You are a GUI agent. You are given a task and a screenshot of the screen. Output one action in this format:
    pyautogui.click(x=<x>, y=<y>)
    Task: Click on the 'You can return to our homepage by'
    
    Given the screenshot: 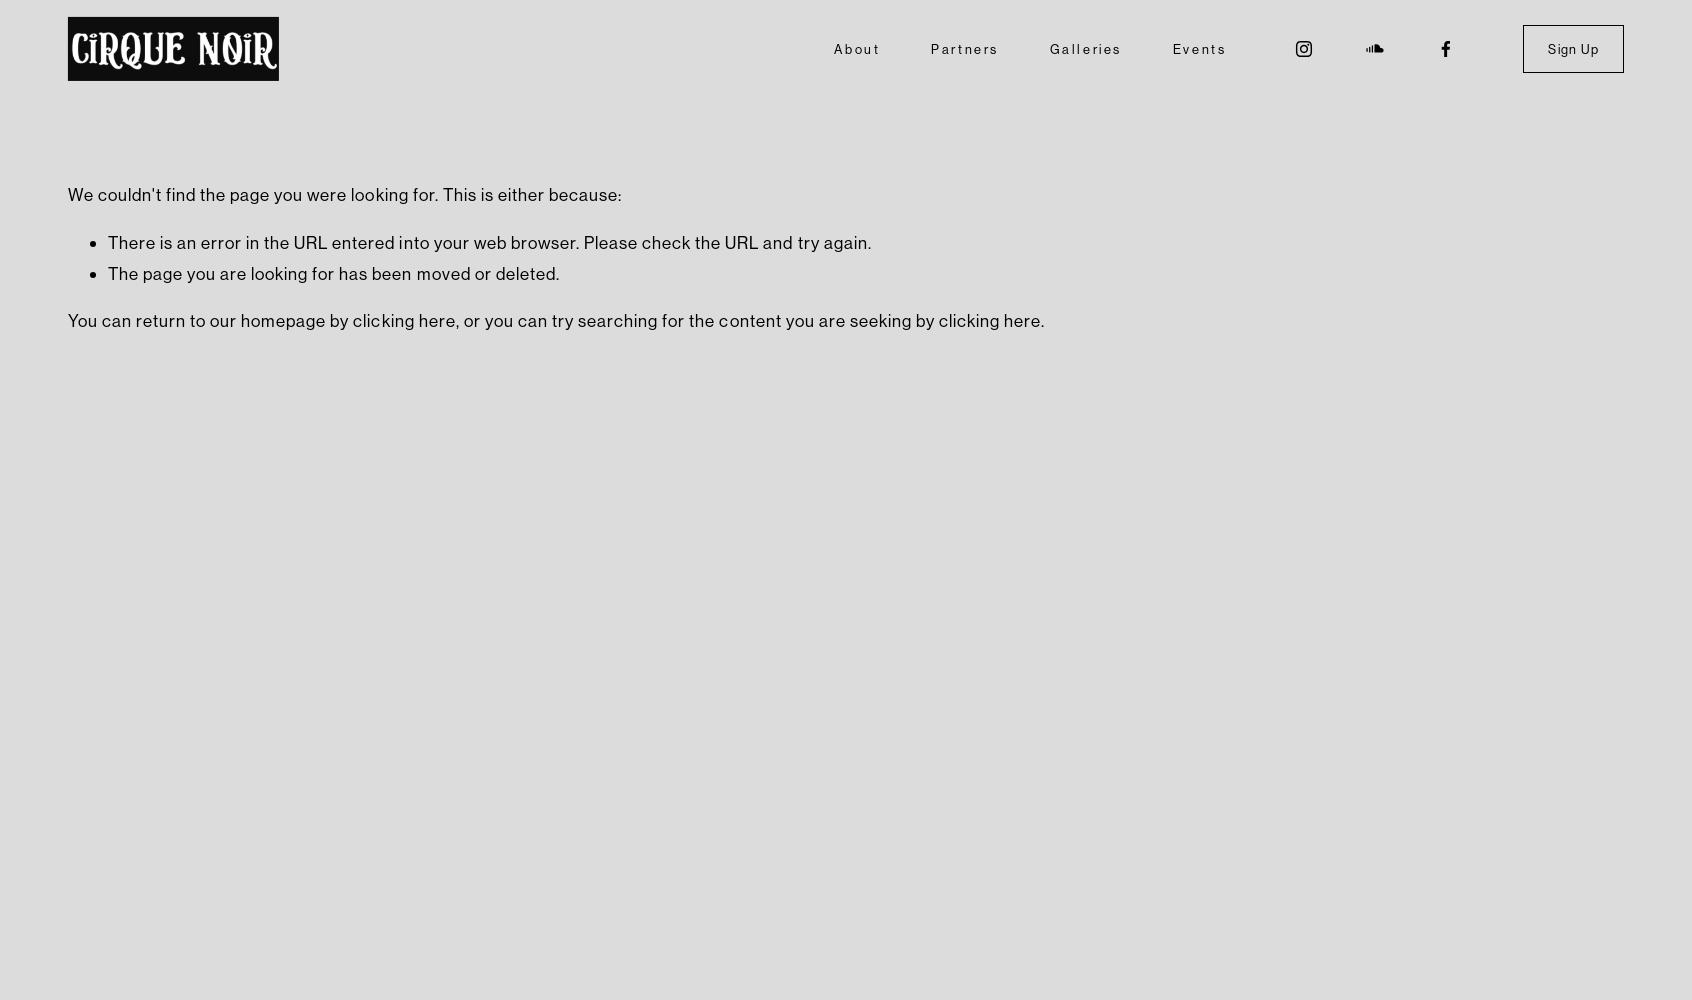 What is the action you would take?
    pyautogui.click(x=208, y=319)
    